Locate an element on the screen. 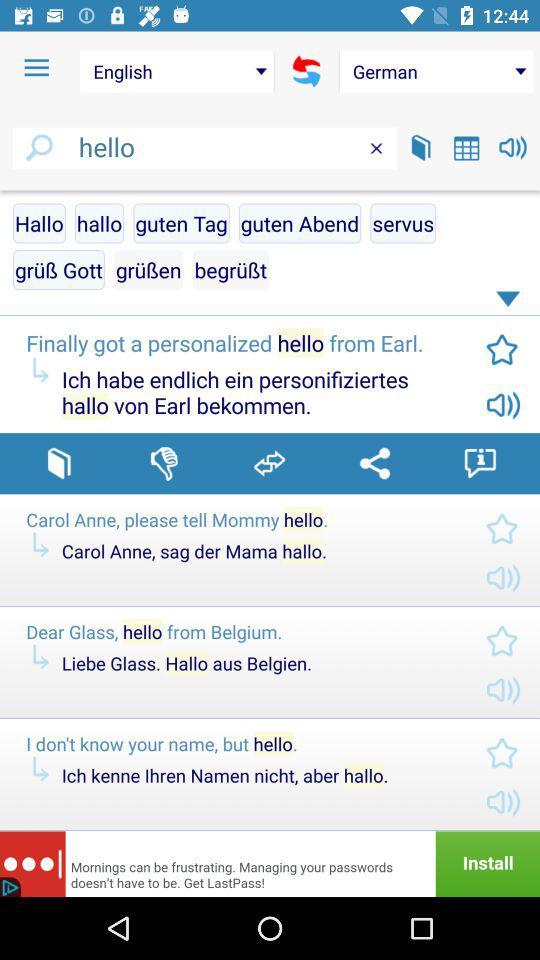 Image resolution: width=540 pixels, height=960 pixels. servus icon is located at coordinates (403, 223).